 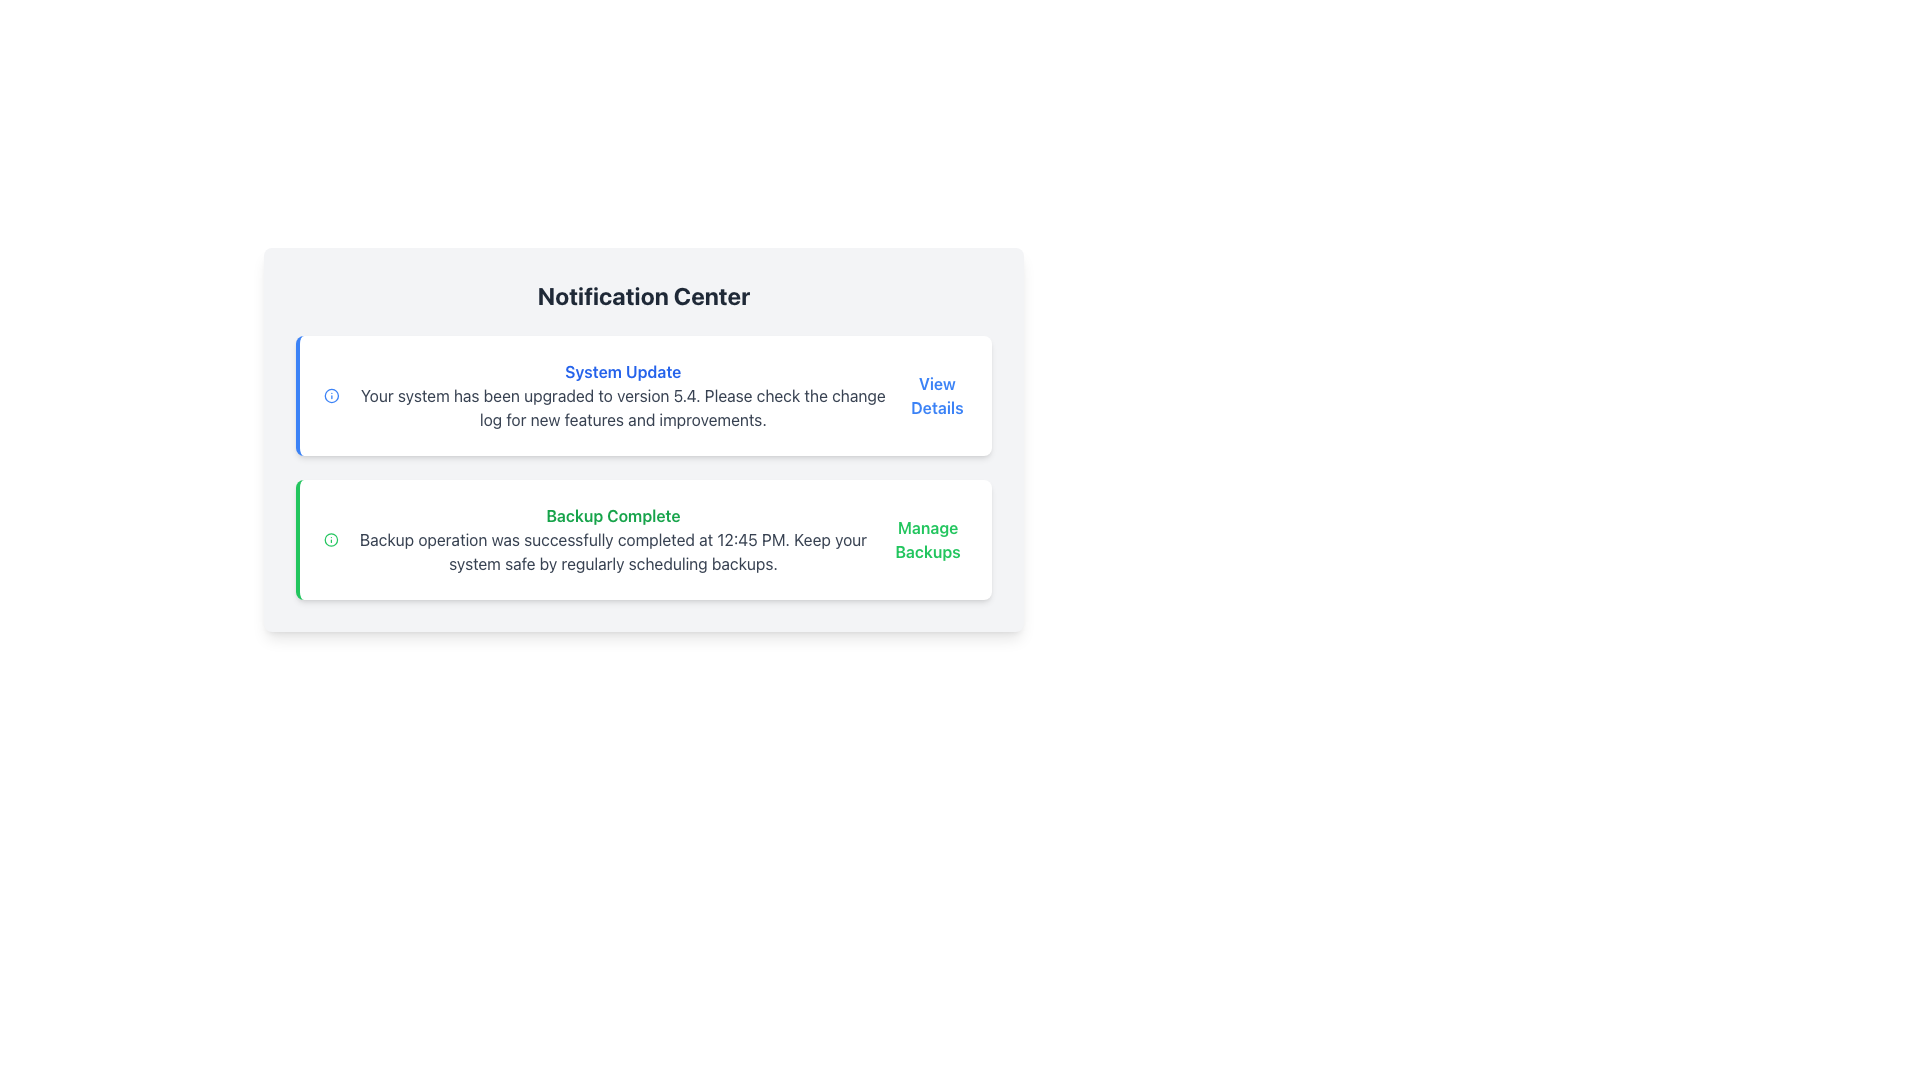 What do you see at coordinates (936, 396) in the screenshot?
I see `the button-link located at the top-right corner of the 'System Update' section` at bounding box center [936, 396].